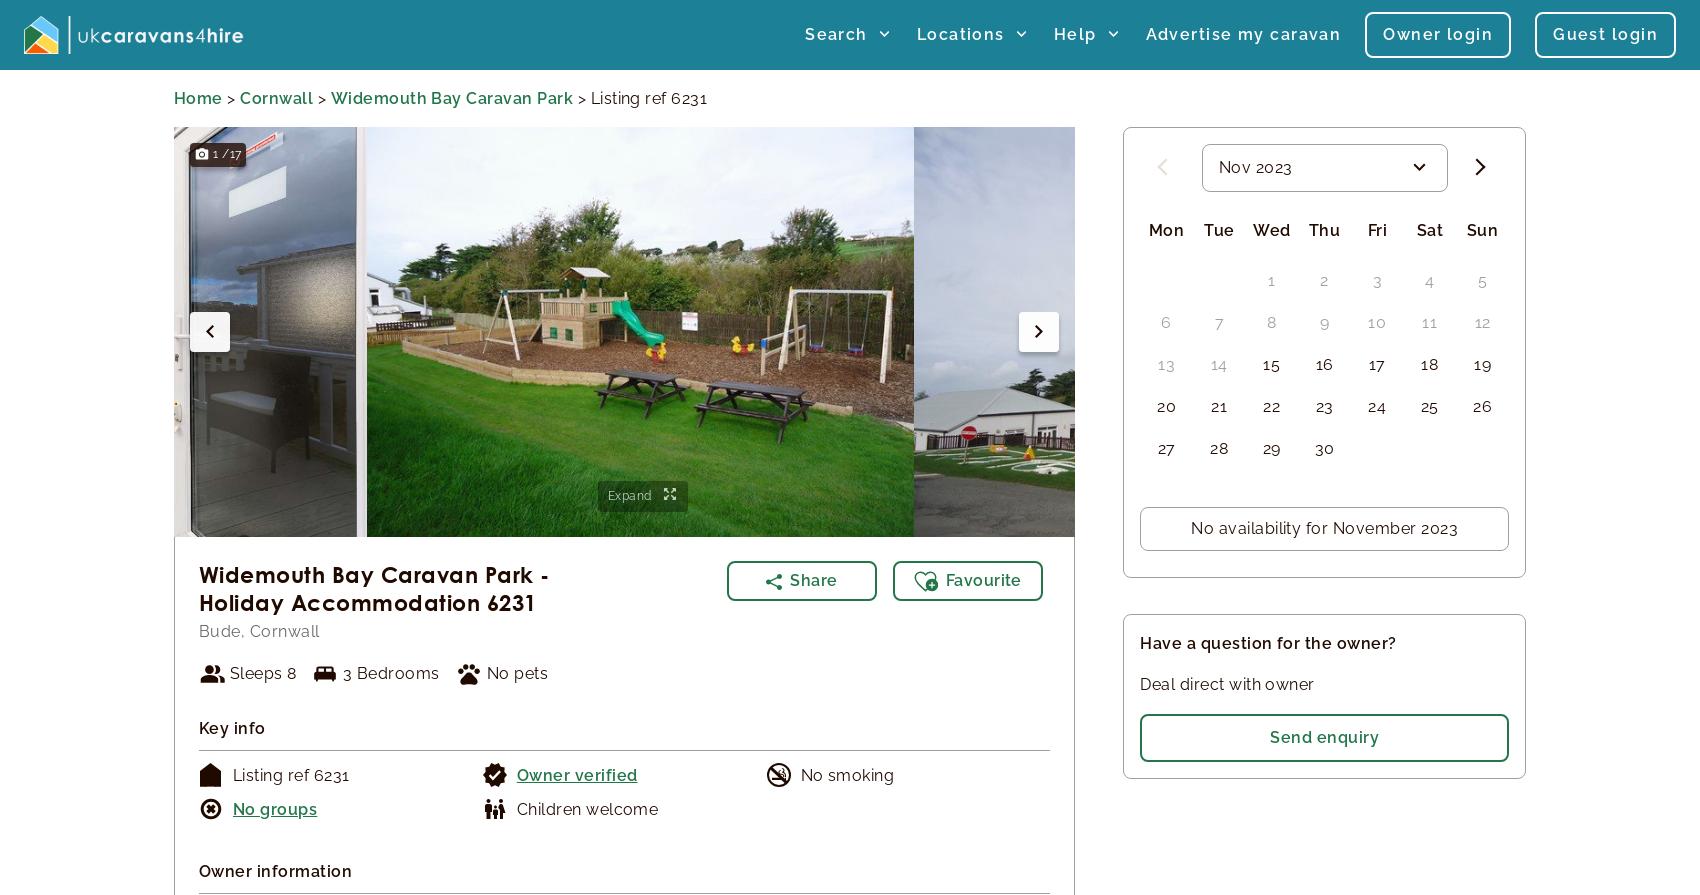 The height and width of the screenshot is (895, 1700). Describe the element at coordinates (515, 773) in the screenshot. I see `'Owner verified'` at that location.